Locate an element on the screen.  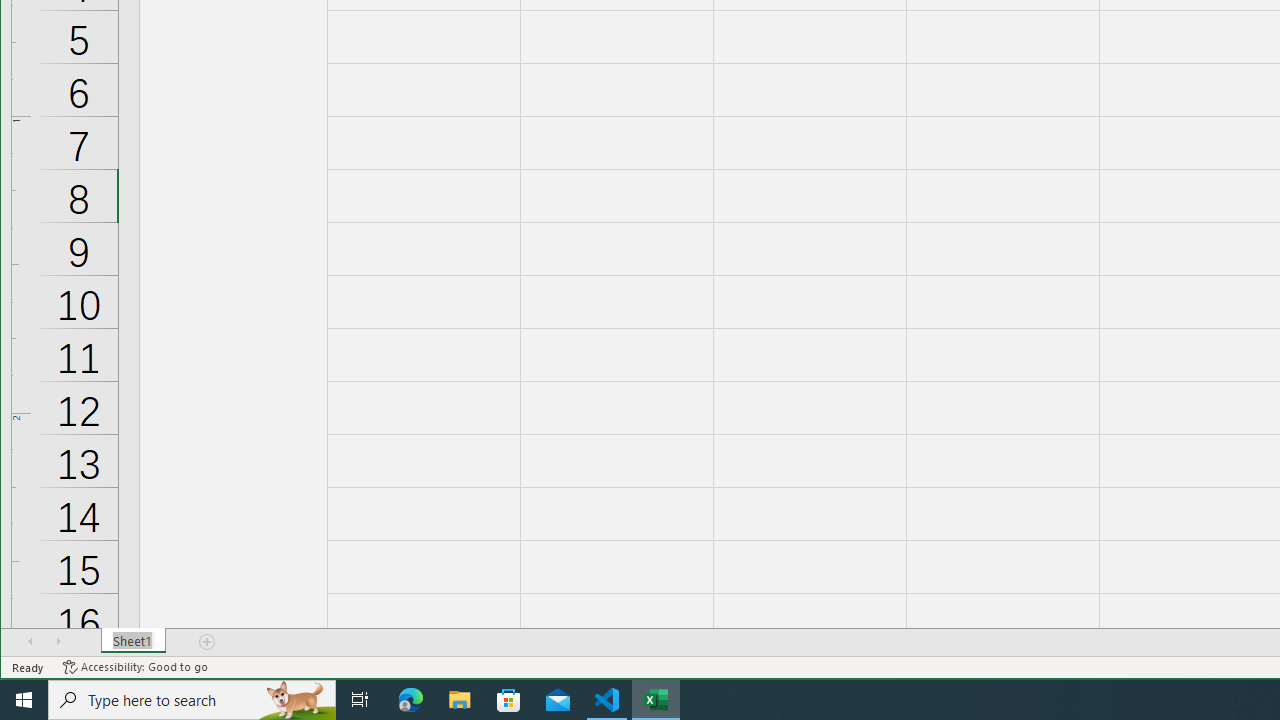
'Sheet Tab' is located at coordinates (132, 641).